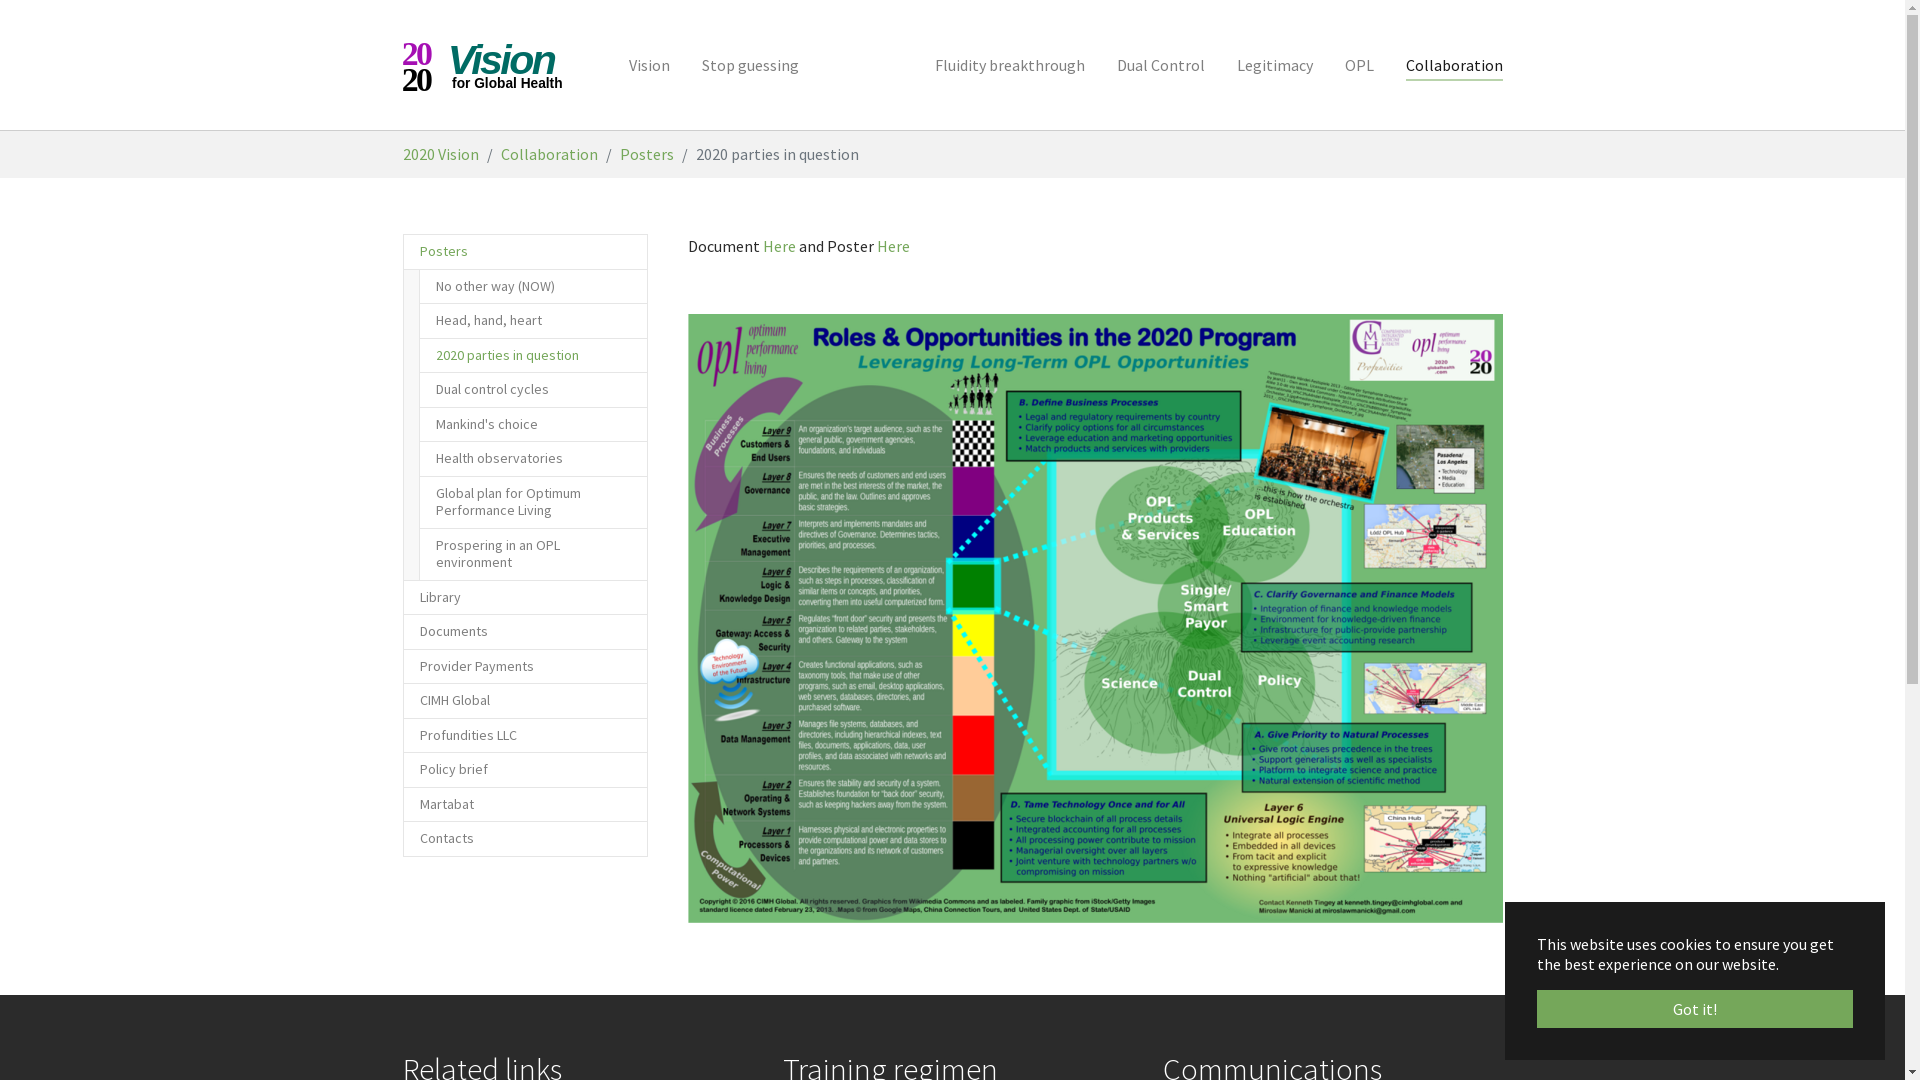  Describe the element at coordinates (401, 632) in the screenshot. I see `'Documents'` at that location.